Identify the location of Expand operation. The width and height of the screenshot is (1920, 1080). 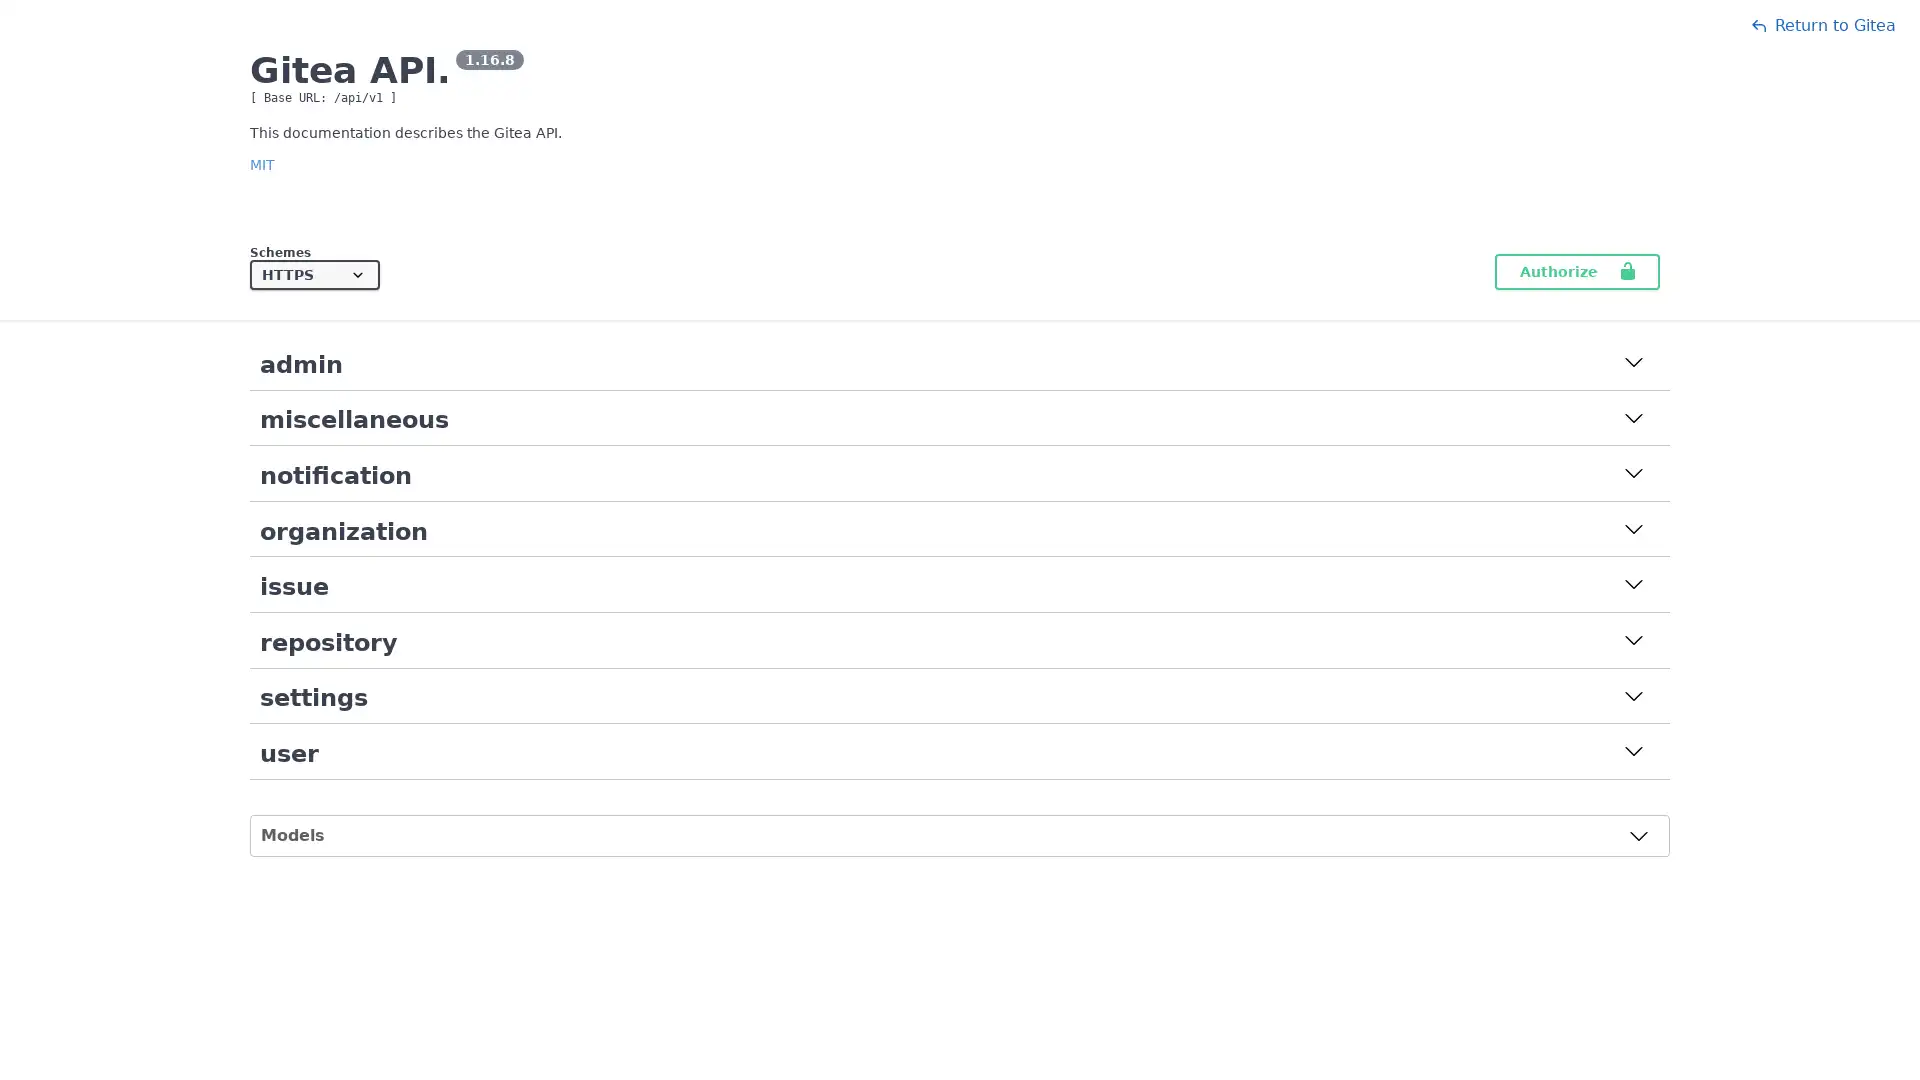
(1633, 419).